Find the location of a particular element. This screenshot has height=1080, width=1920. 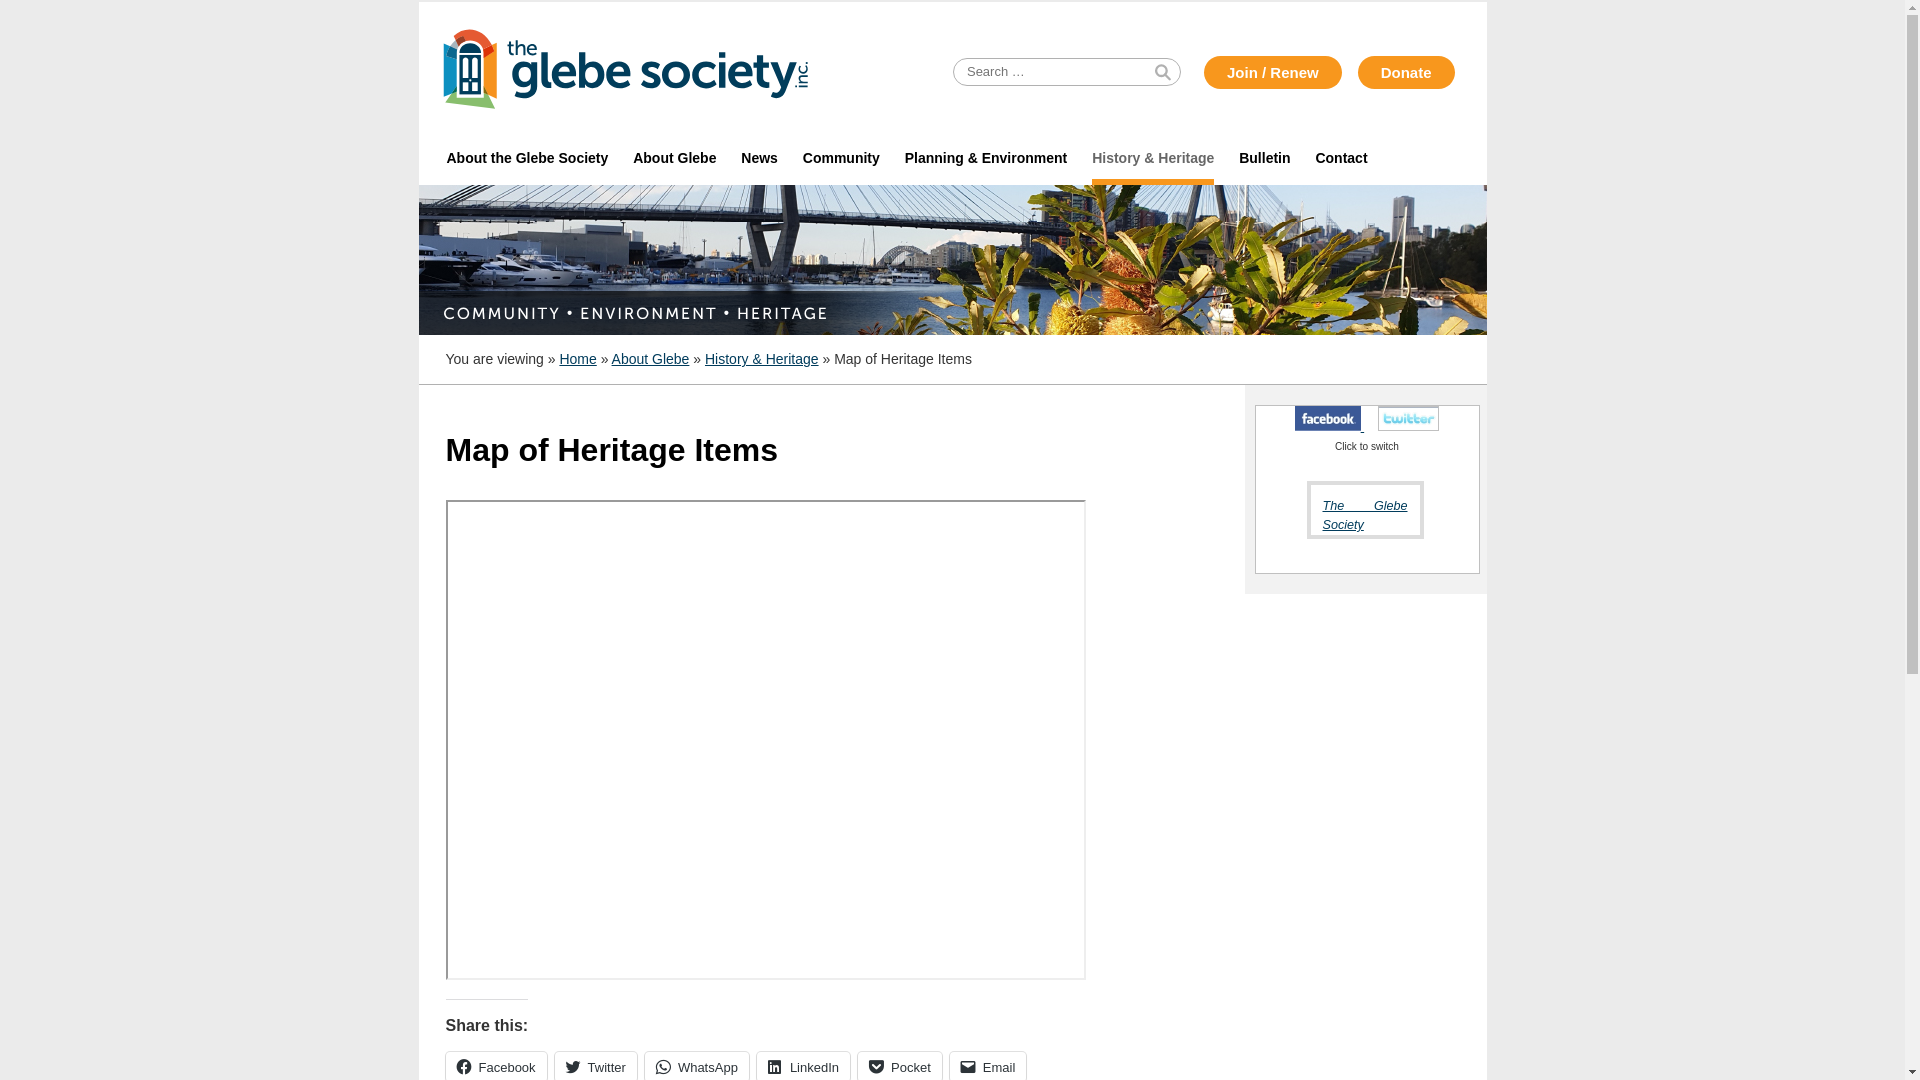

'Home' is located at coordinates (576, 357).